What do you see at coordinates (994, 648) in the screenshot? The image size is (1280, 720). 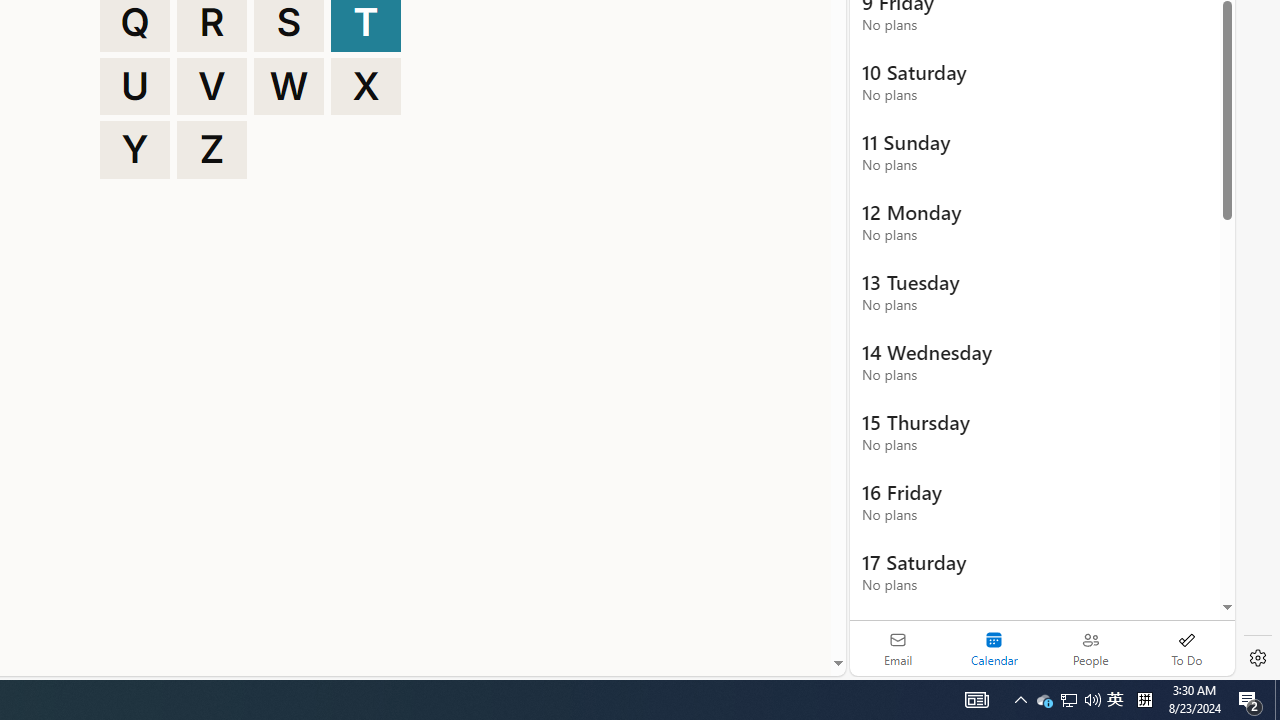 I see `'Selected calendar module. Date today is 22'` at bounding box center [994, 648].